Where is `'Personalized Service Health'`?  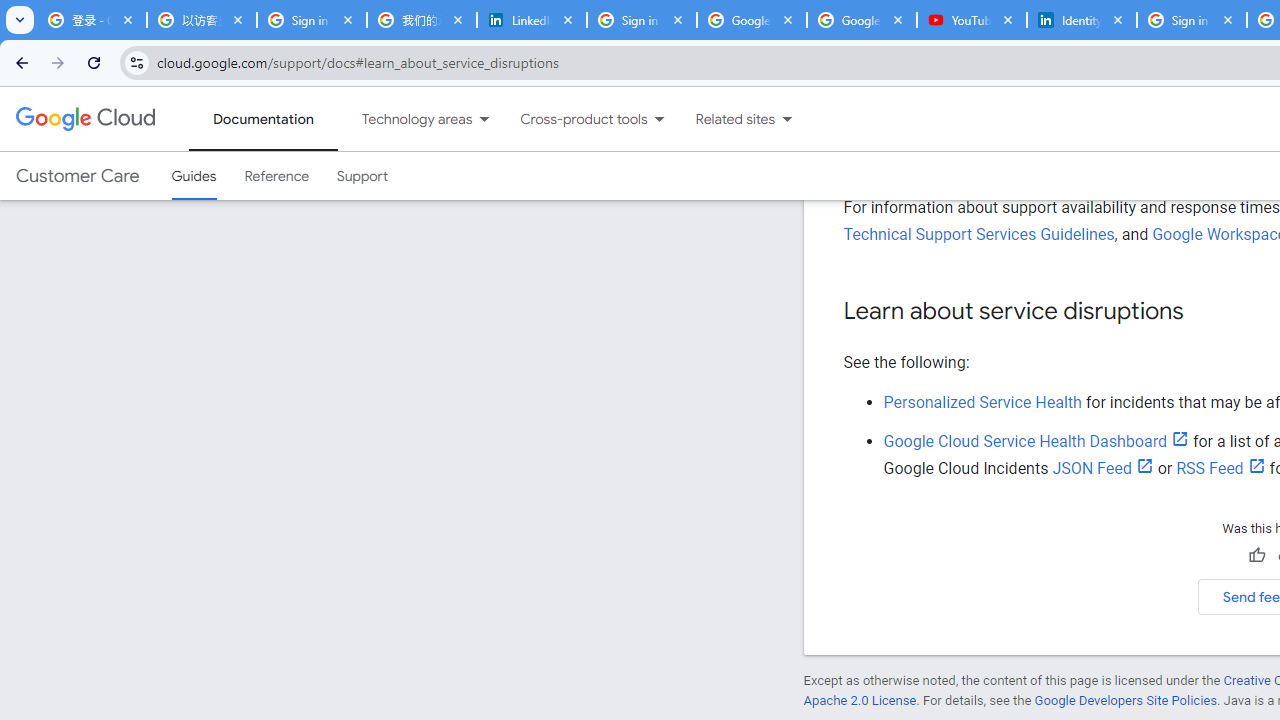
'Personalized Service Health' is located at coordinates (982, 402).